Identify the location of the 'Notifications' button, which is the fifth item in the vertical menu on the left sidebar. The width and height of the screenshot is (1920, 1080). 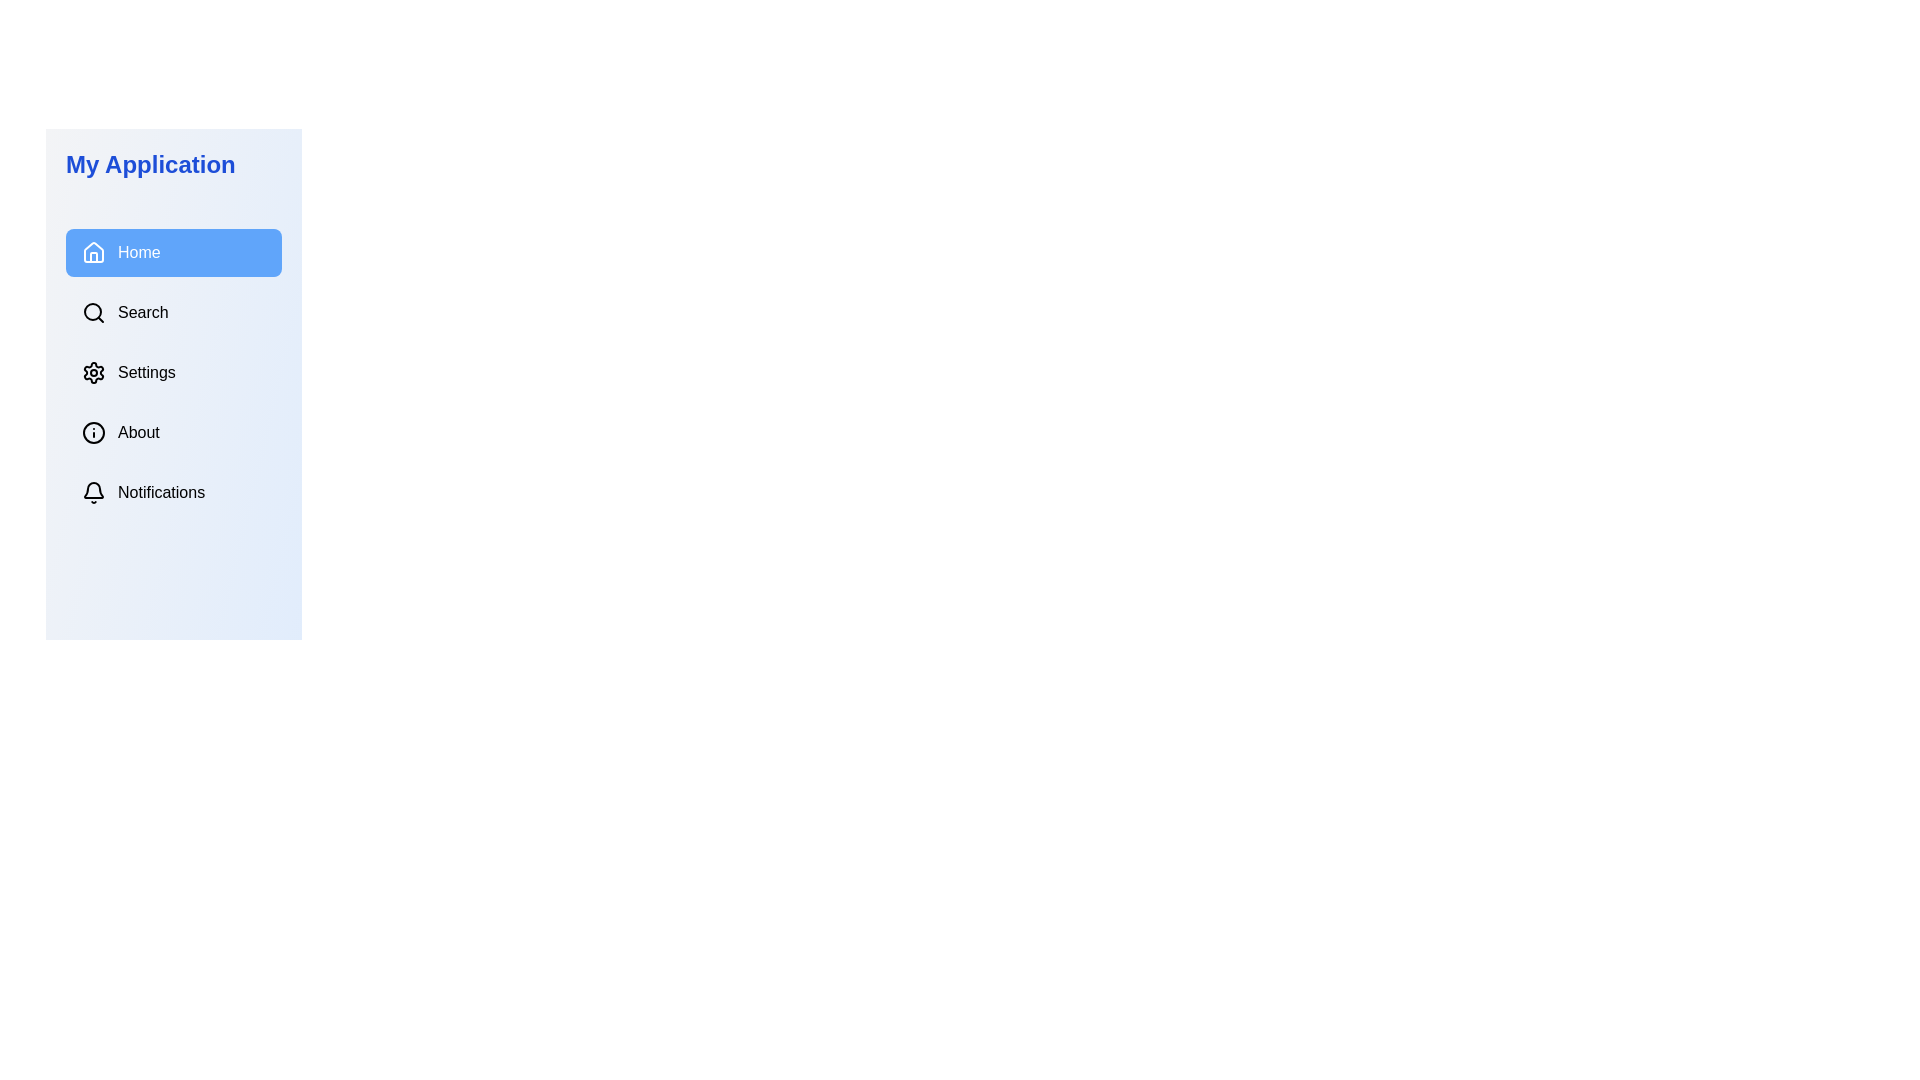
(173, 493).